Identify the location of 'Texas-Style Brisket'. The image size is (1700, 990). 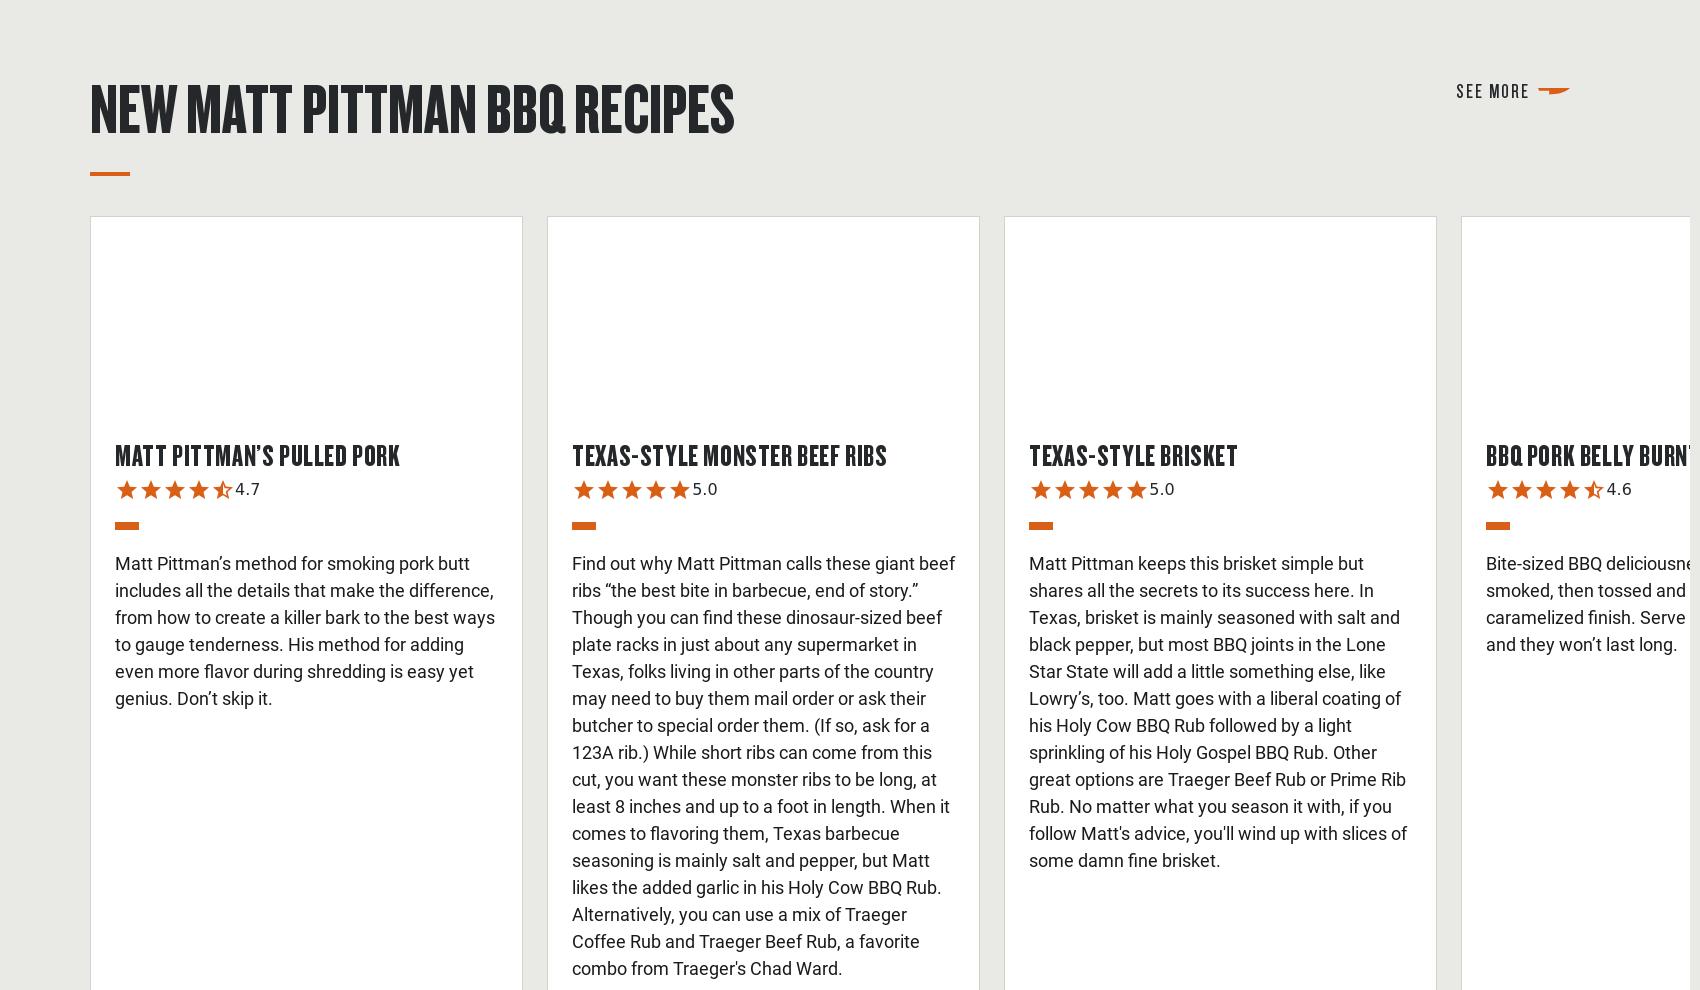
(1133, 453).